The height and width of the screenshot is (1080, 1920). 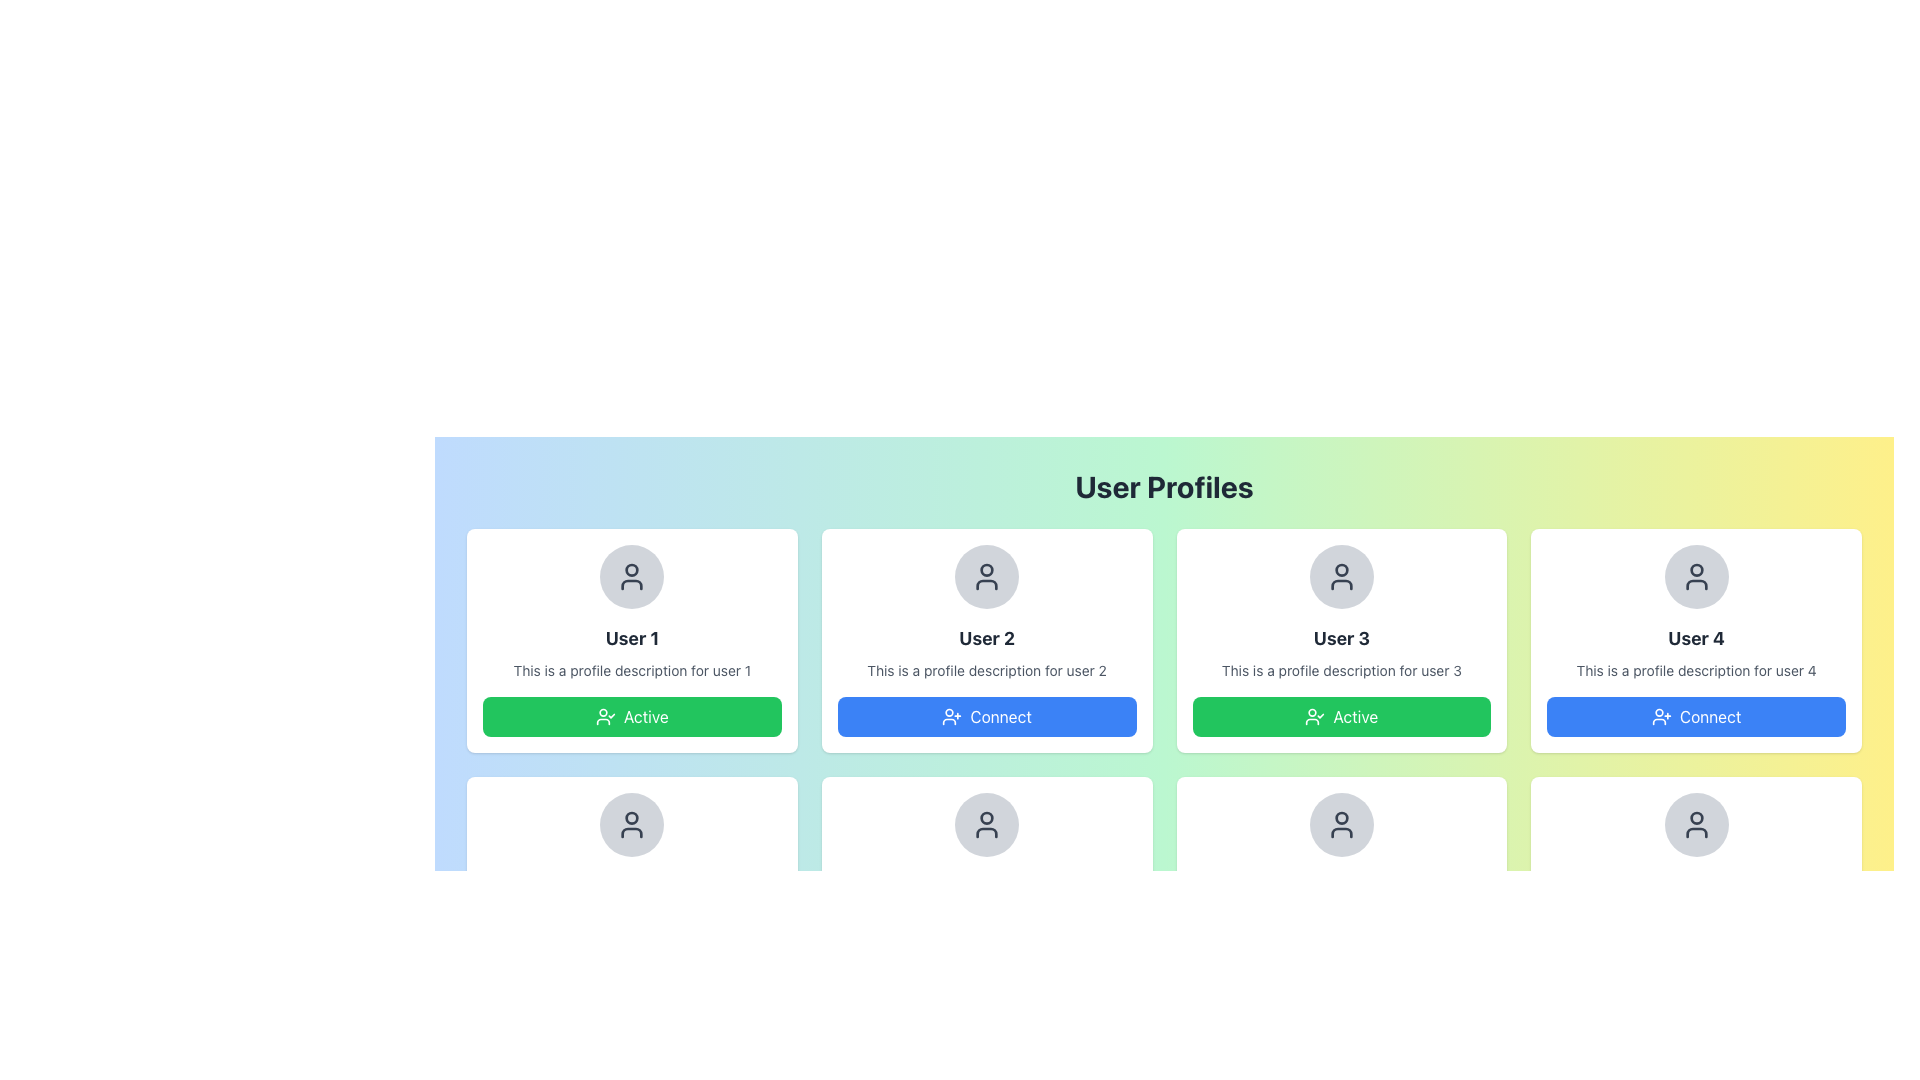 What do you see at coordinates (631, 671) in the screenshot?
I see `the text providing a brief description of 'User 1', located directly below the title 'User 1' and above the green 'Active' button in the profile card for 'User 1'` at bounding box center [631, 671].